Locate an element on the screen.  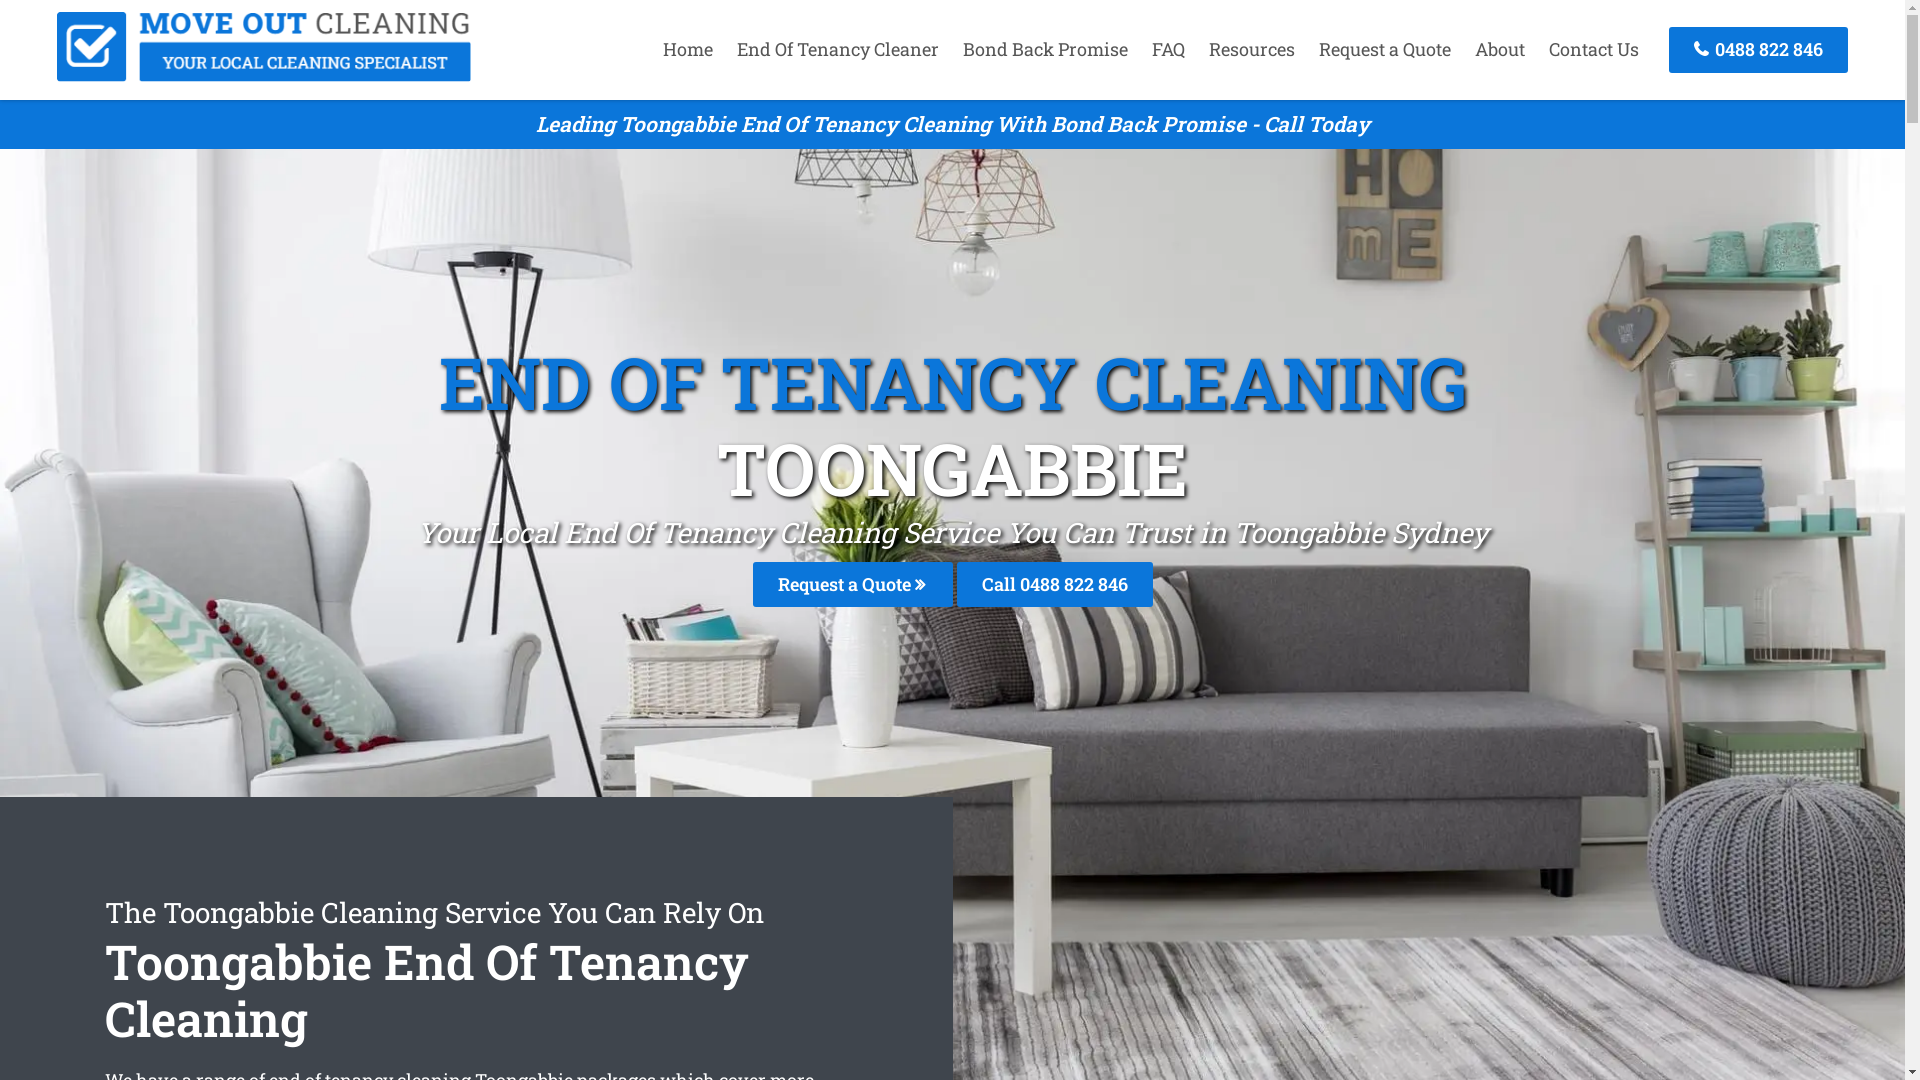
'Home' is located at coordinates (687, 48).